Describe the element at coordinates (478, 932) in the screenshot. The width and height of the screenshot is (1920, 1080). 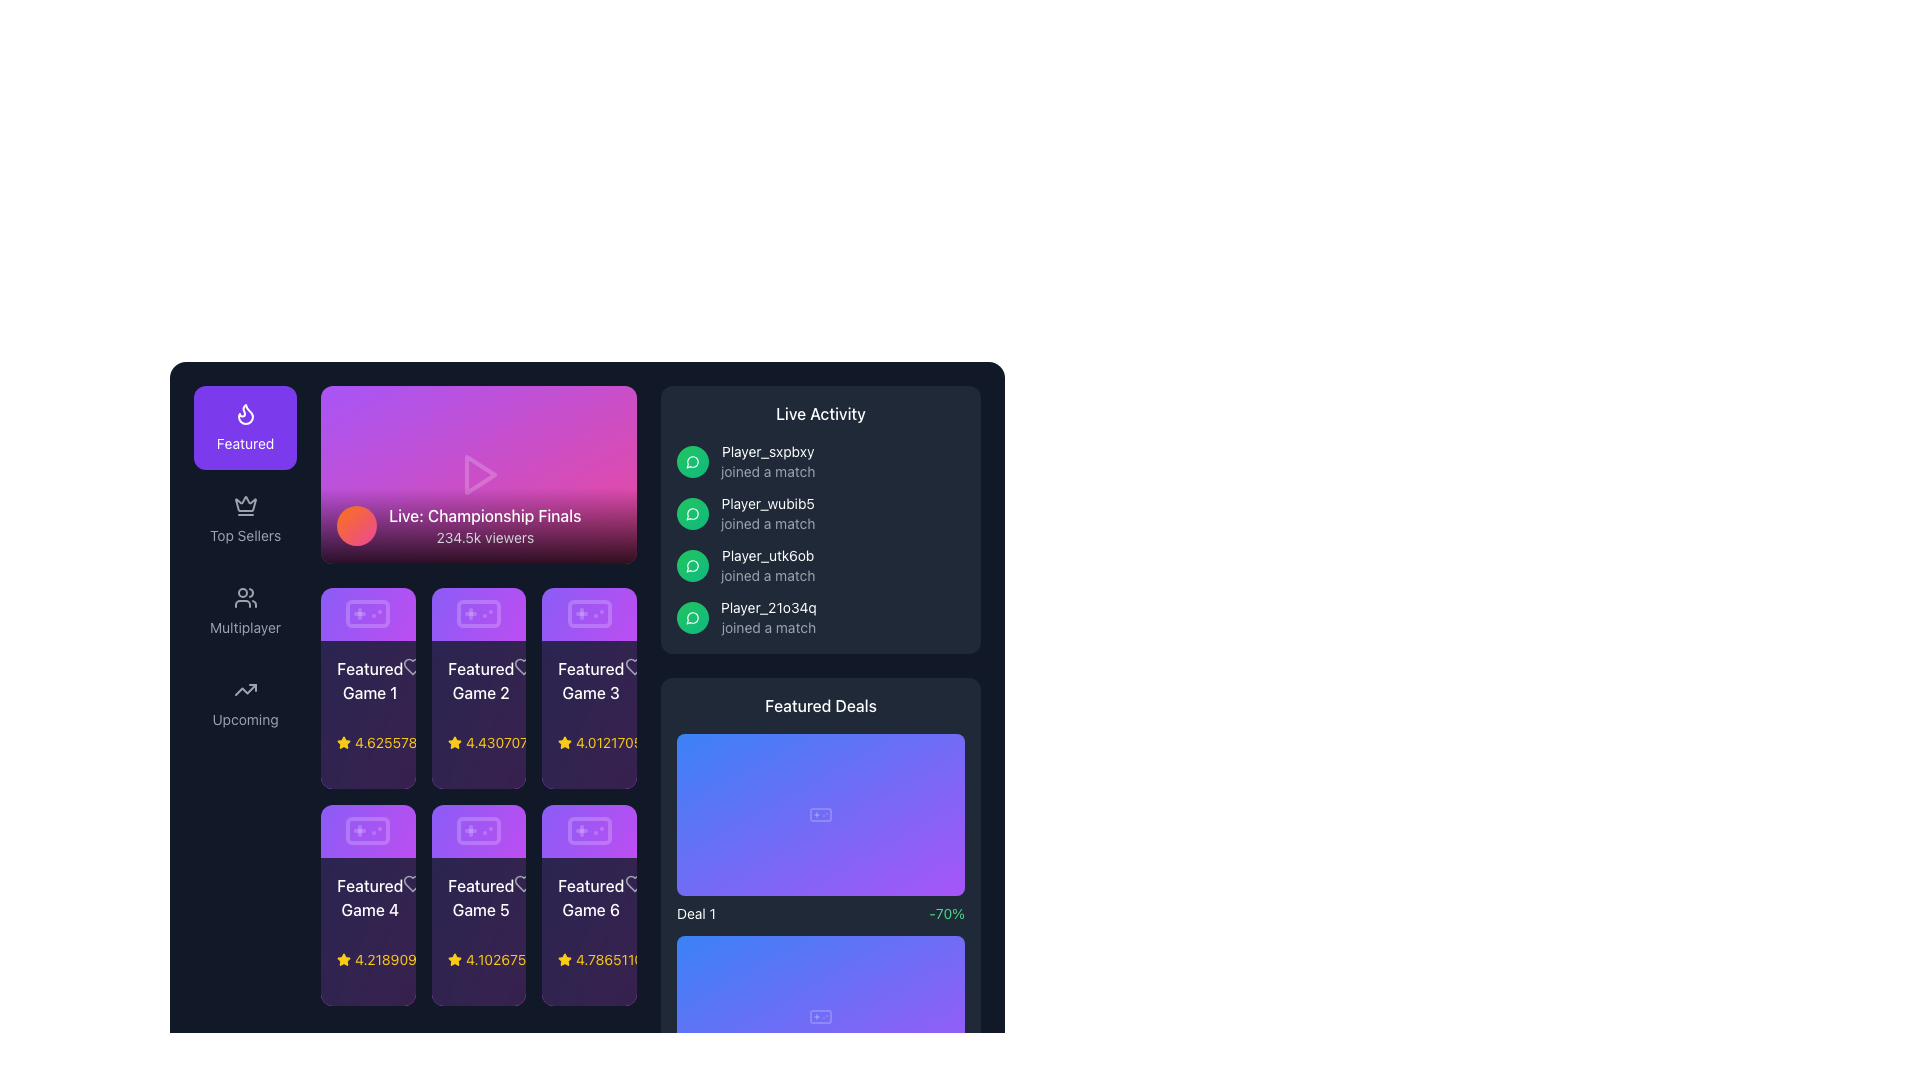
I see `the Information card located in the bottom row, middle column of the 'Featured Games' section` at that location.